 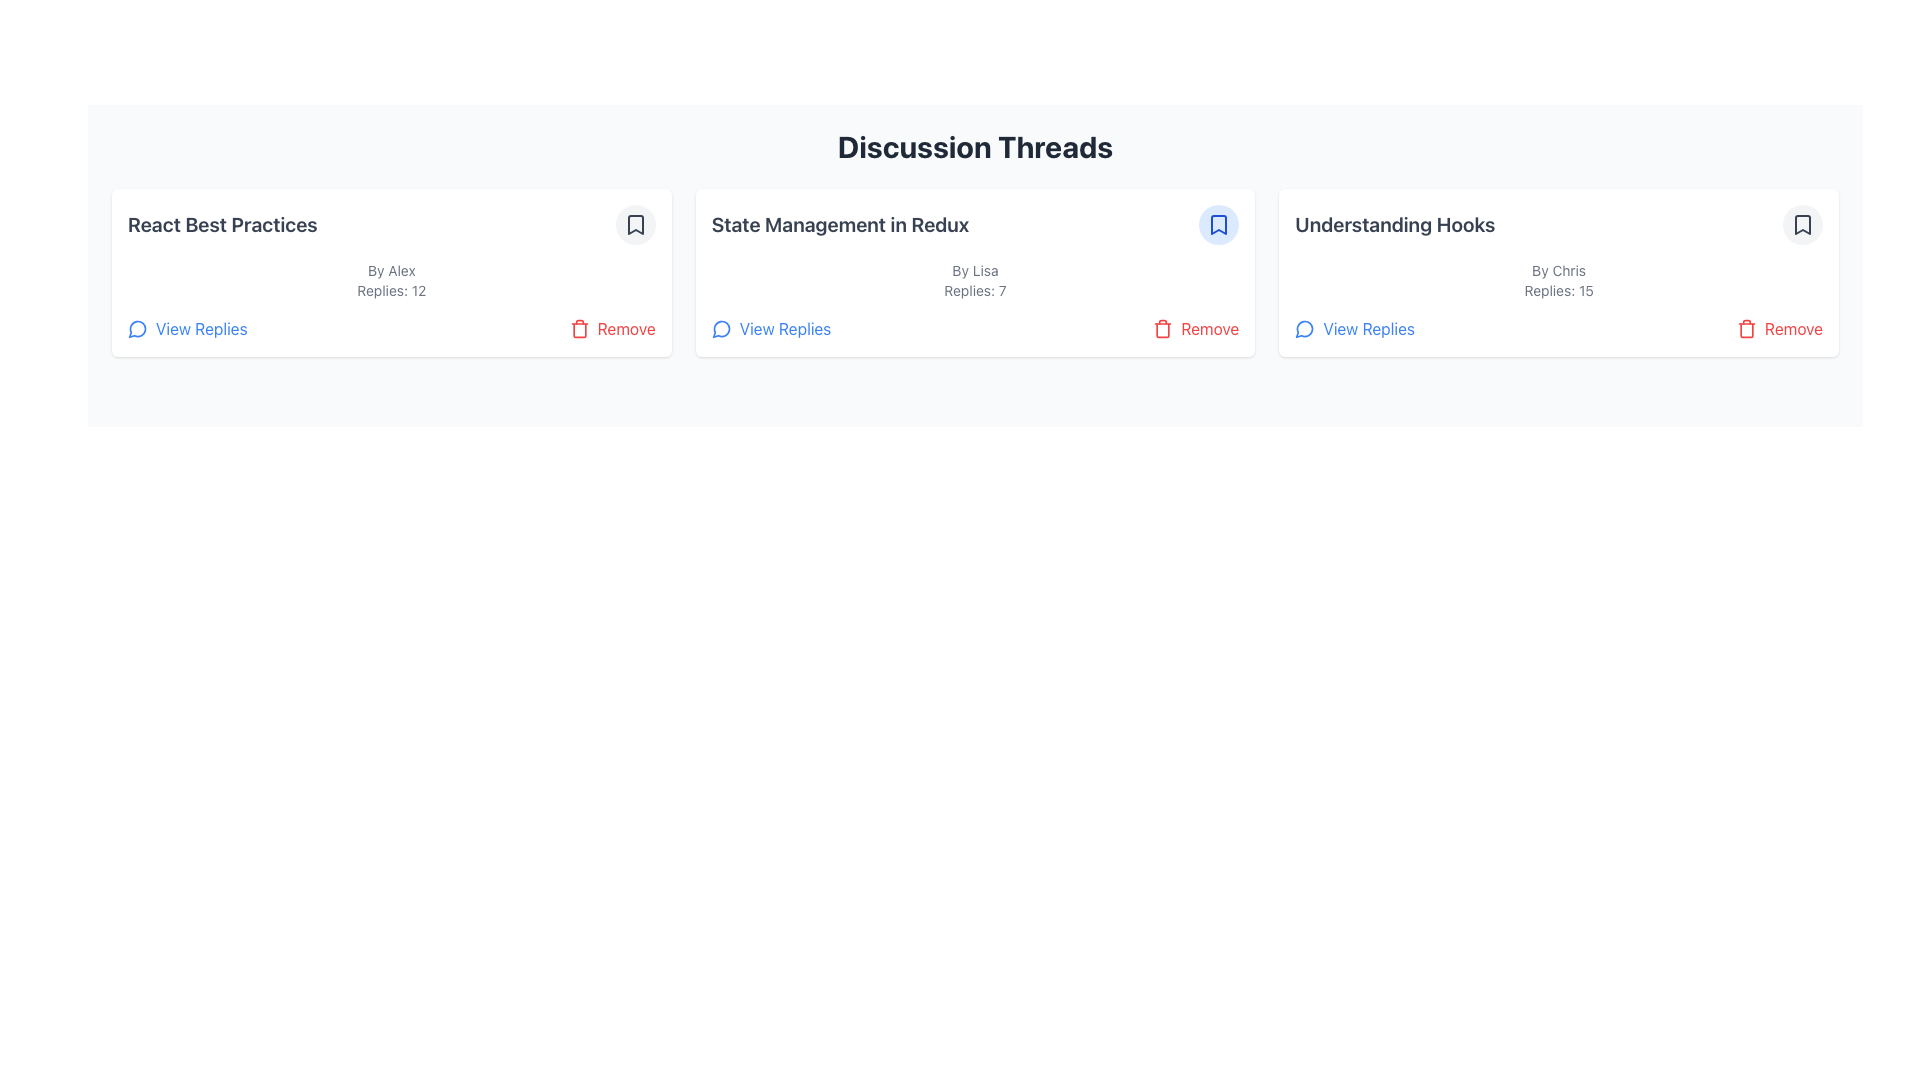 What do you see at coordinates (1355, 327) in the screenshot?
I see `the button located in the bottom-left section of the 'Understanding Hooks' discussion thread card` at bounding box center [1355, 327].